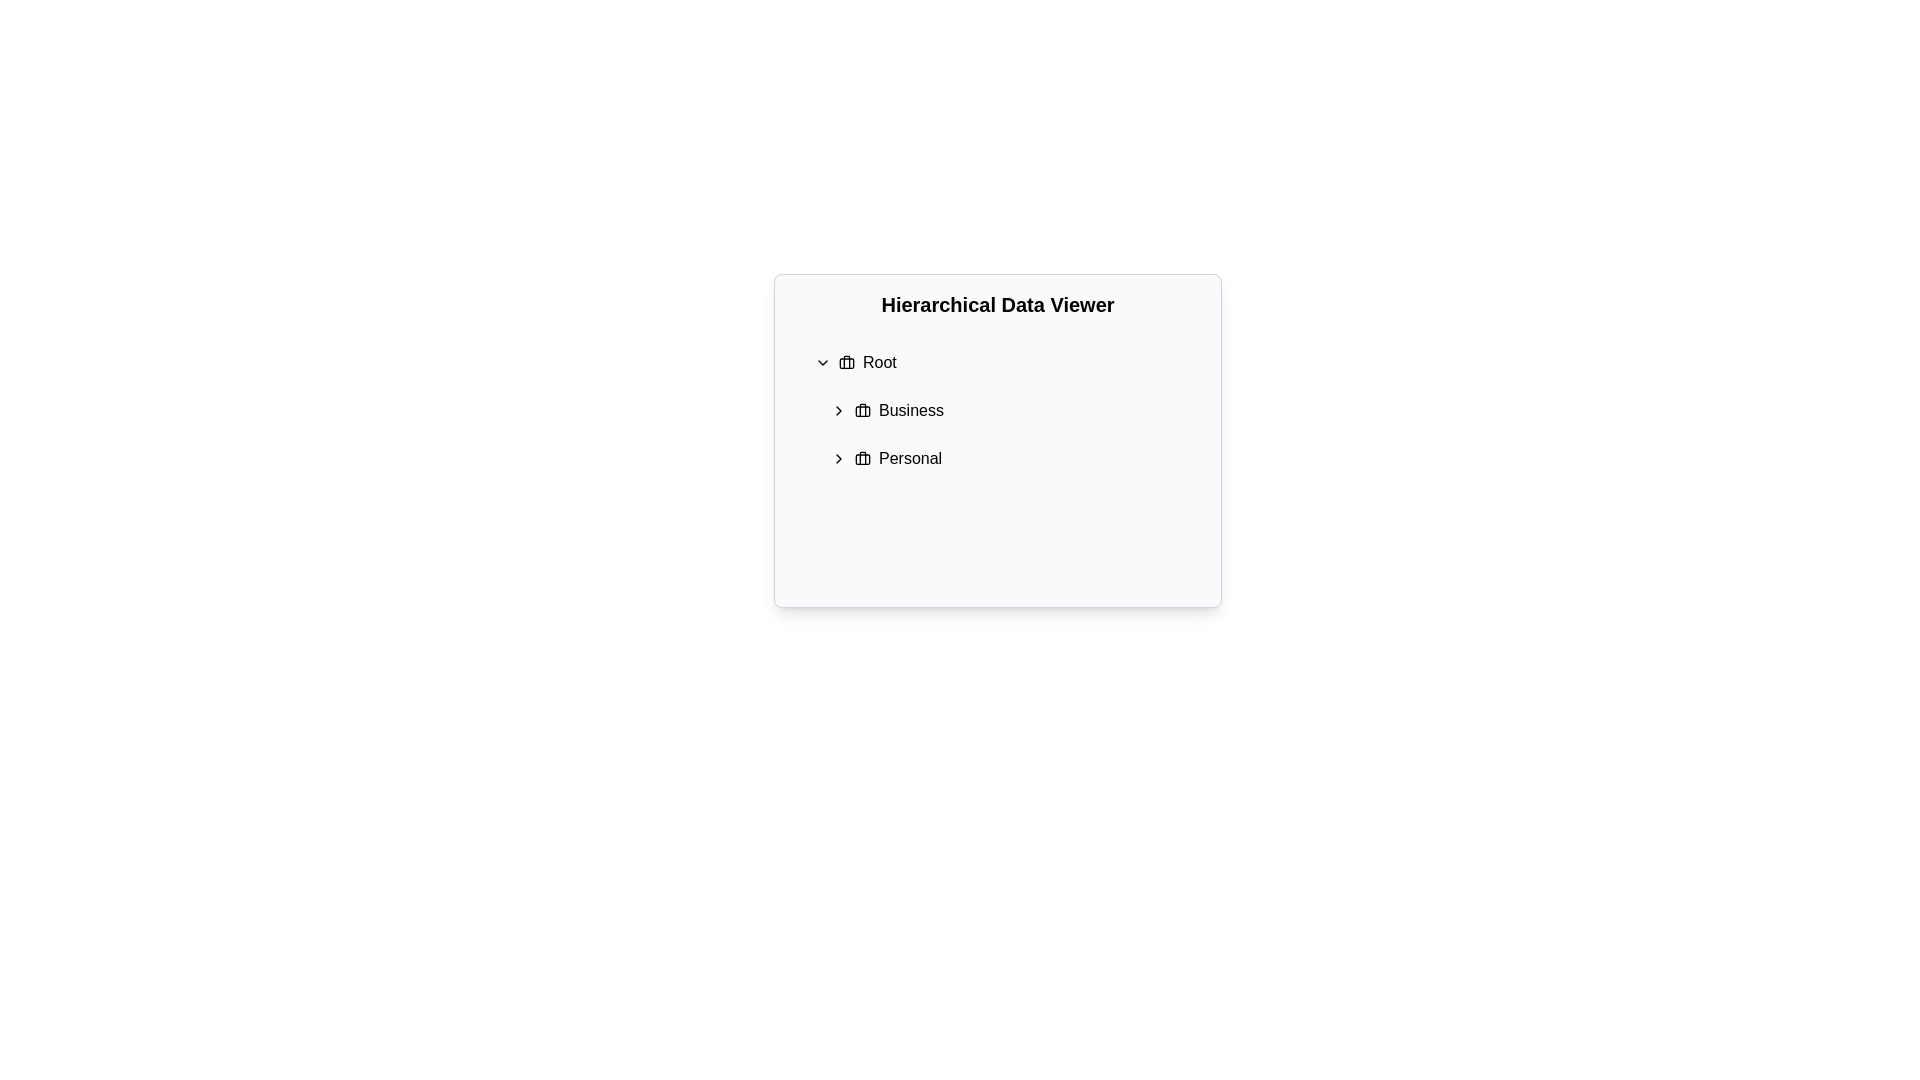 The image size is (1920, 1080). I want to click on the 'Business' label in the hierarchical data viewer, so click(910, 410).